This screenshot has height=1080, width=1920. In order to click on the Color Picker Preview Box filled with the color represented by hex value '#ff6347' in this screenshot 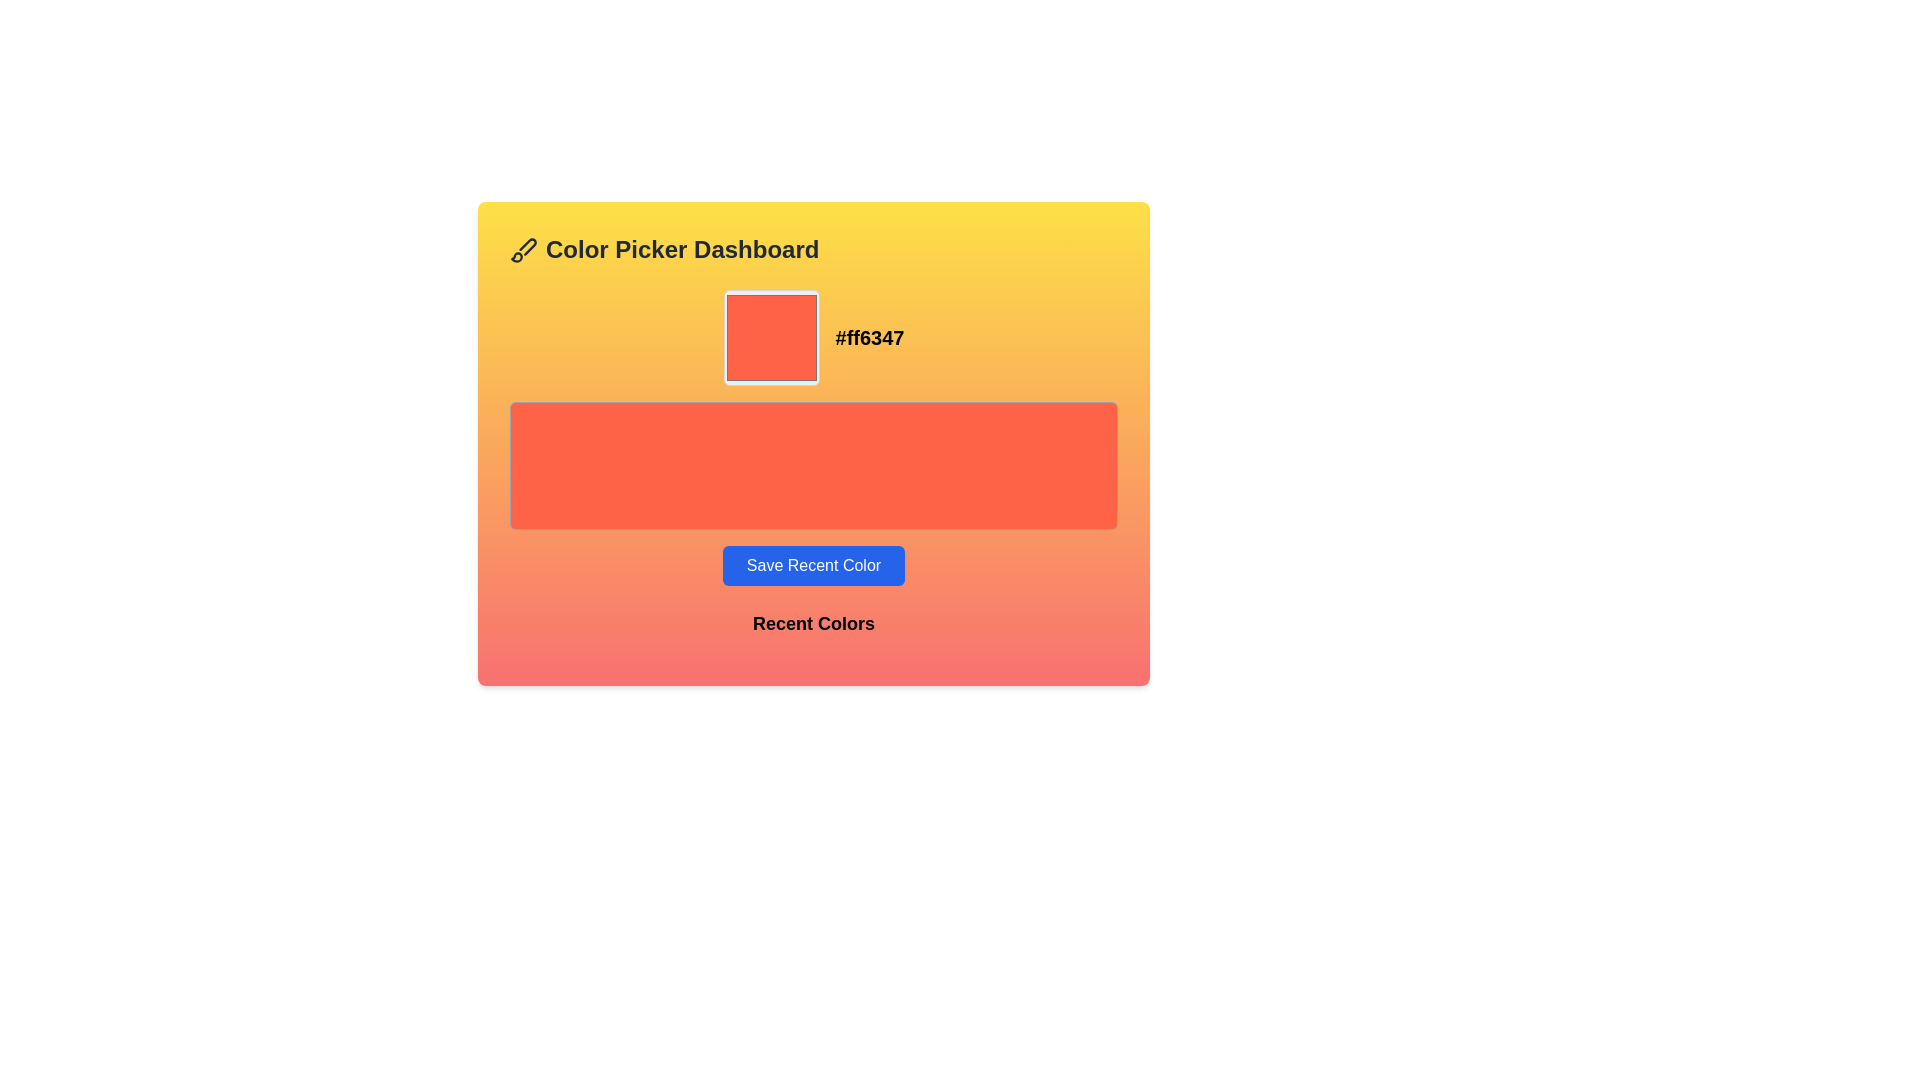, I will do `click(770, 337)`.